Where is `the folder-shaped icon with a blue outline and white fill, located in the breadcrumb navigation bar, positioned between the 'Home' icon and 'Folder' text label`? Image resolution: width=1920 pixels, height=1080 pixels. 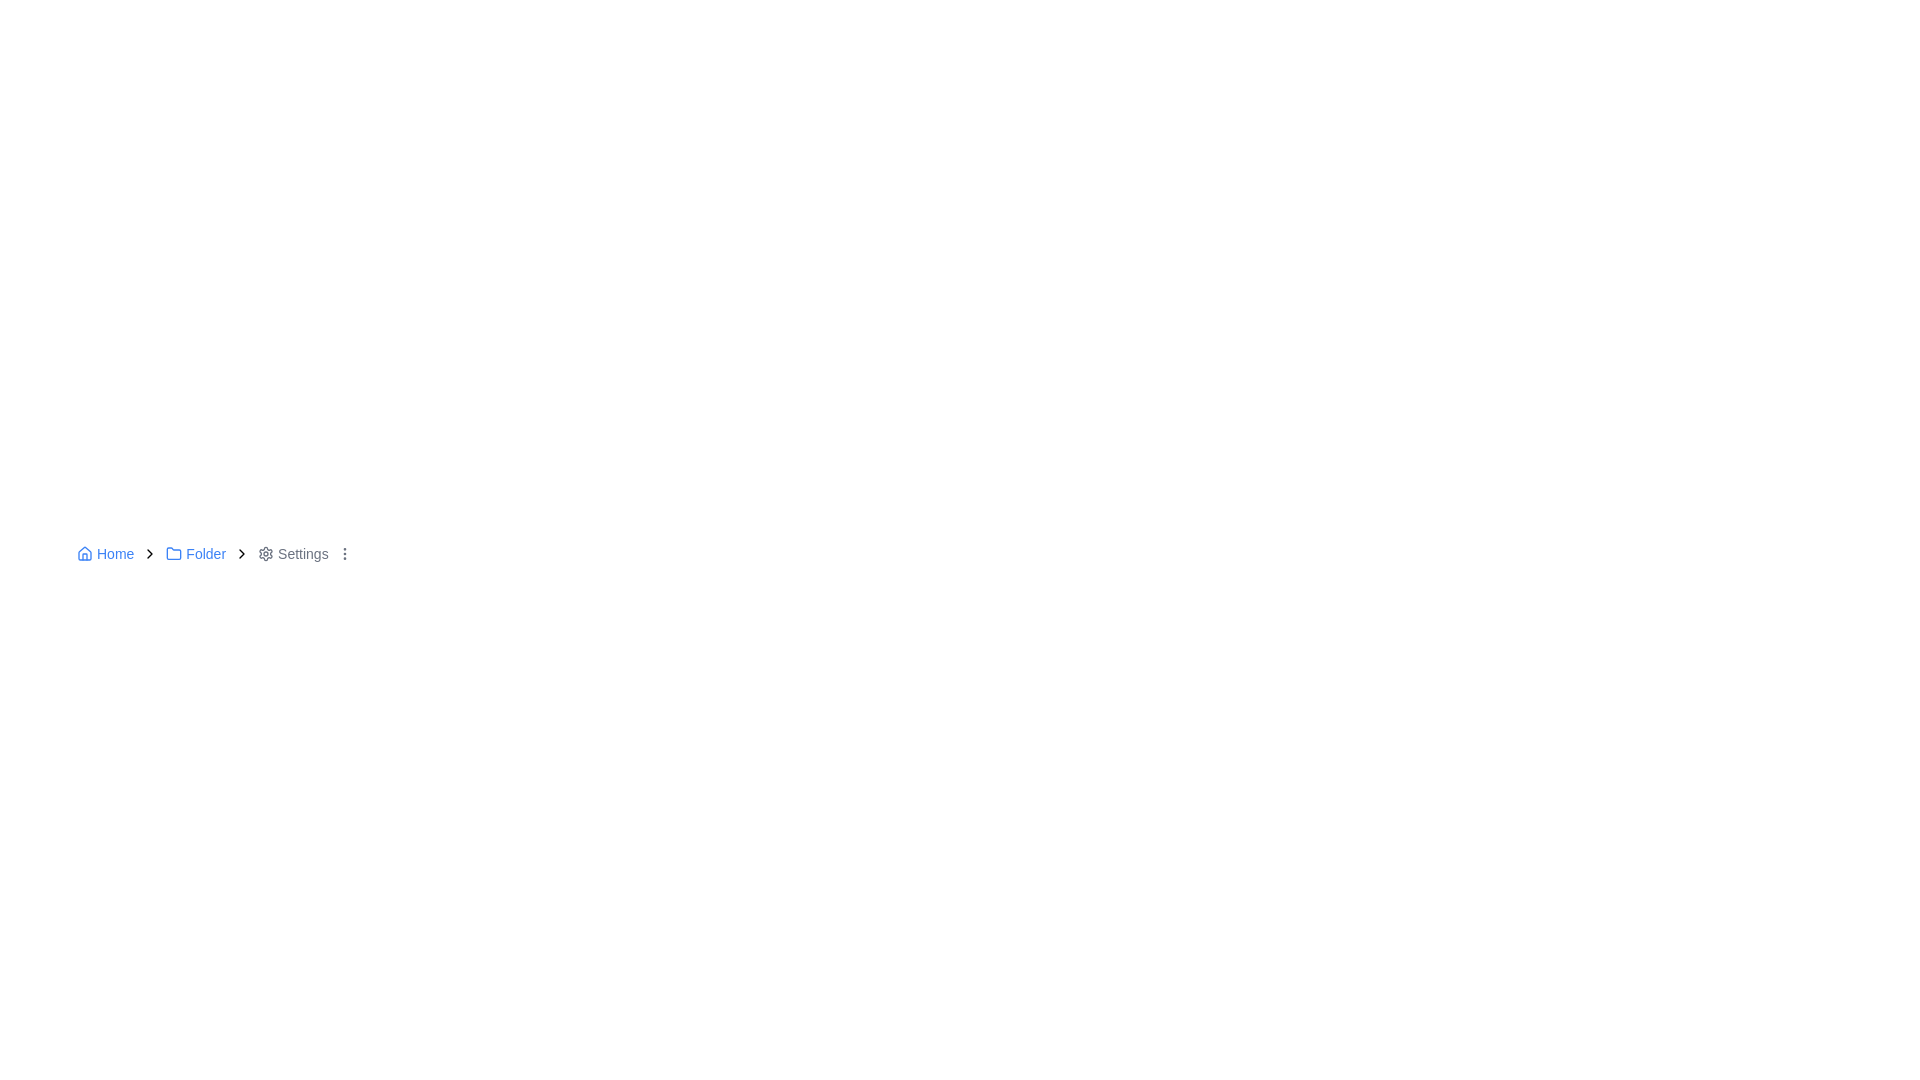
the folder-shaped icon with a blue outline and white fill, located in the breadcrumb navigation bar, positioned between the 'Home' icon and 'Folder' text label is located at coordinates (174, 554).